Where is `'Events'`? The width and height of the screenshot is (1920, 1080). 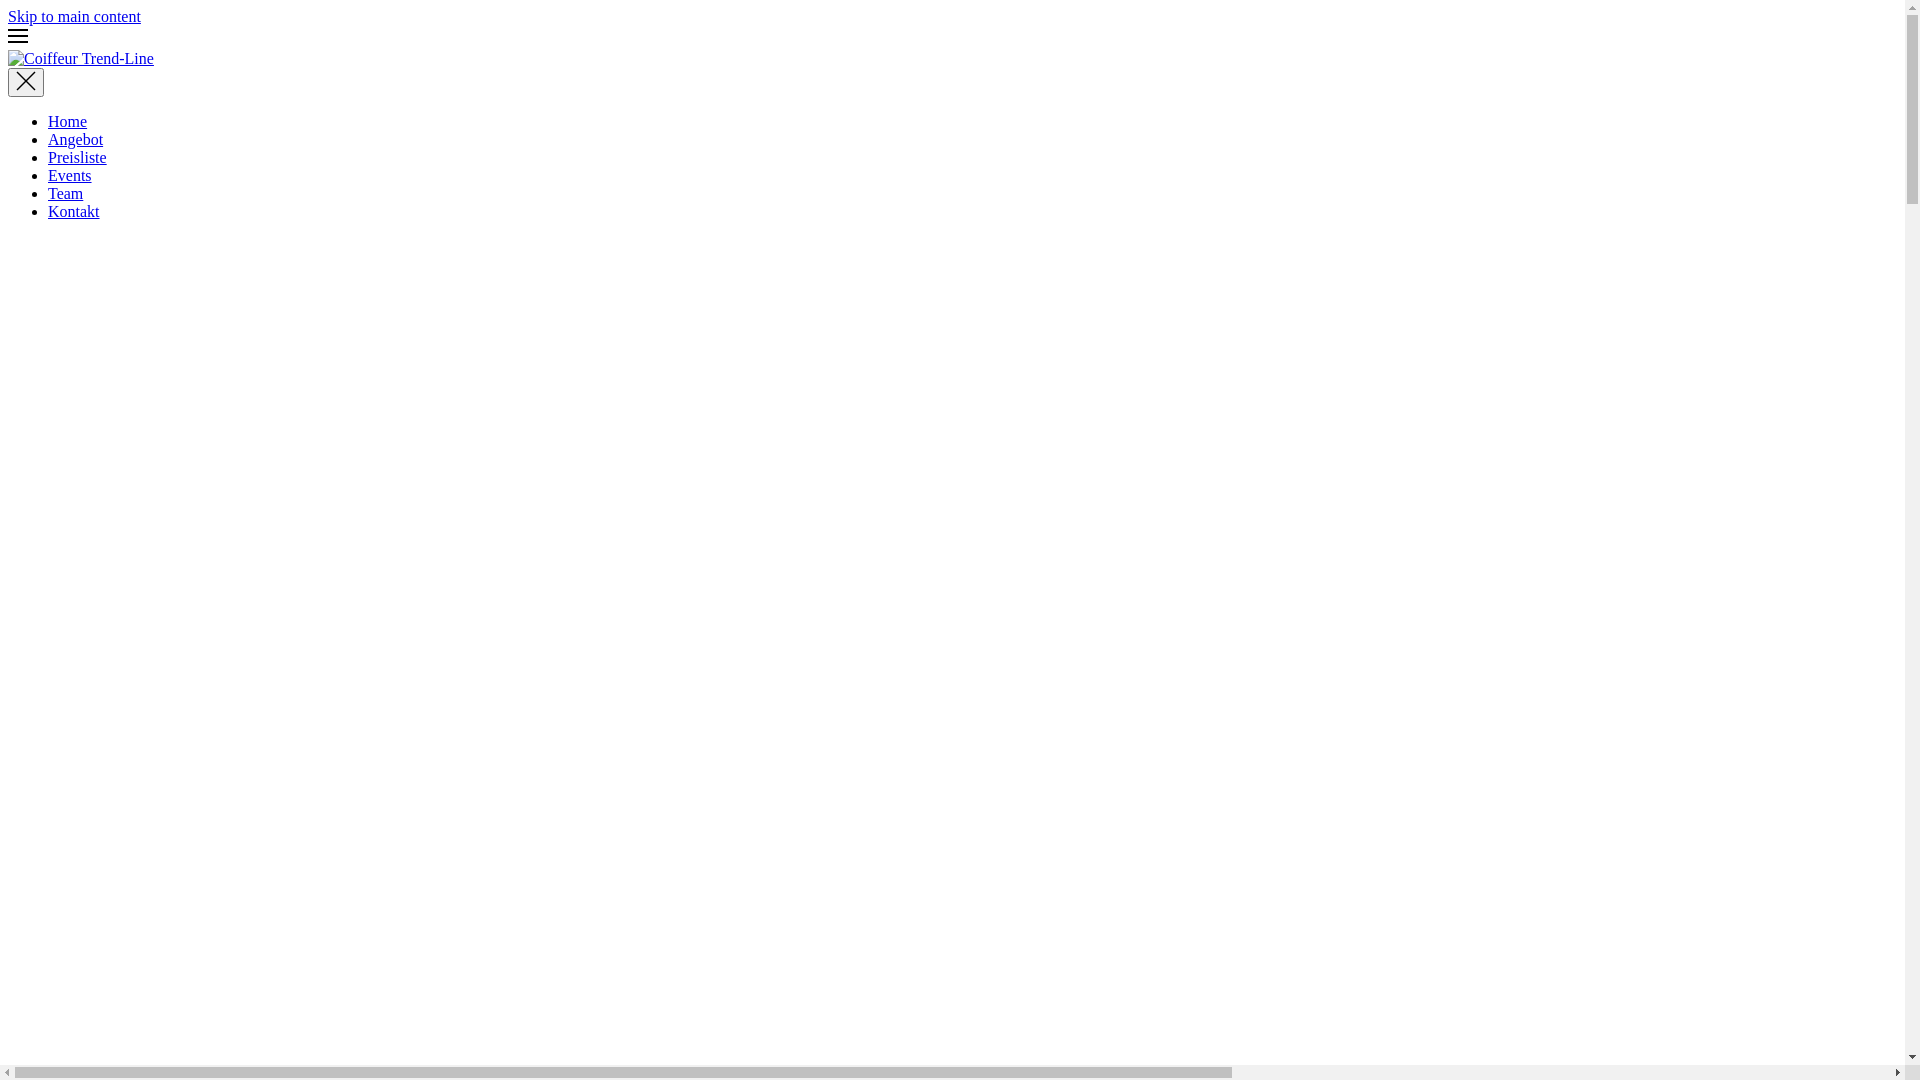 'Events' is located at coordinates (70, 174).